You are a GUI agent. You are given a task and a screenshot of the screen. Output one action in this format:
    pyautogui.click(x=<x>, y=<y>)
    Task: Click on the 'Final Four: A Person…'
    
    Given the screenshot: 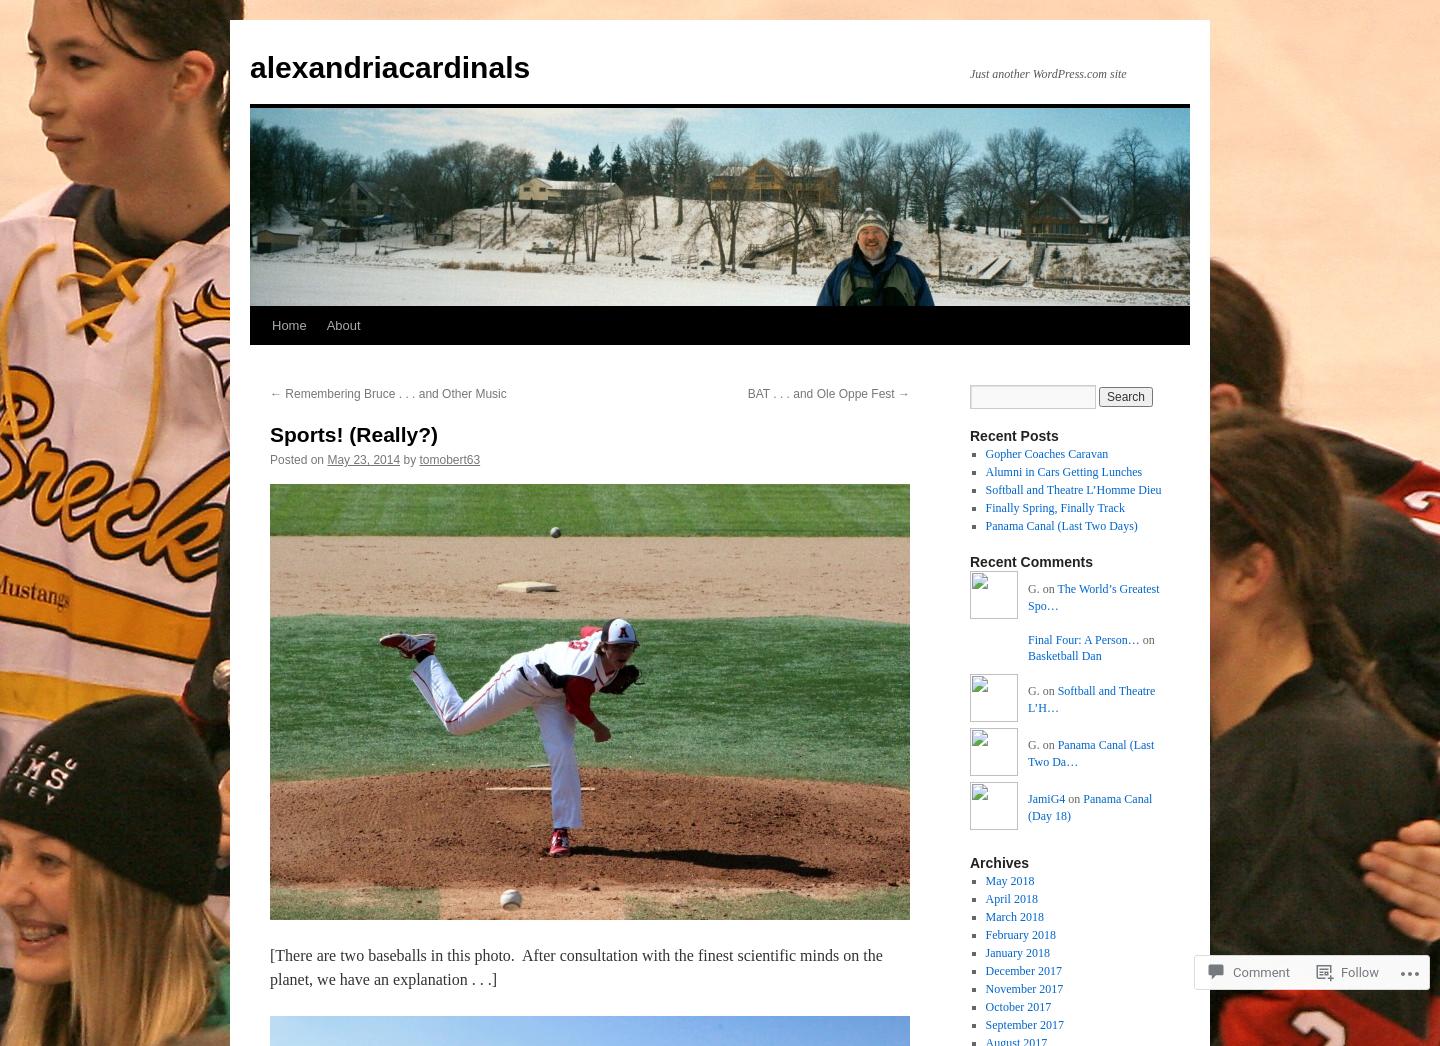 What is the action you would take?
    pyautogui.click(x=1082, y=638)
    